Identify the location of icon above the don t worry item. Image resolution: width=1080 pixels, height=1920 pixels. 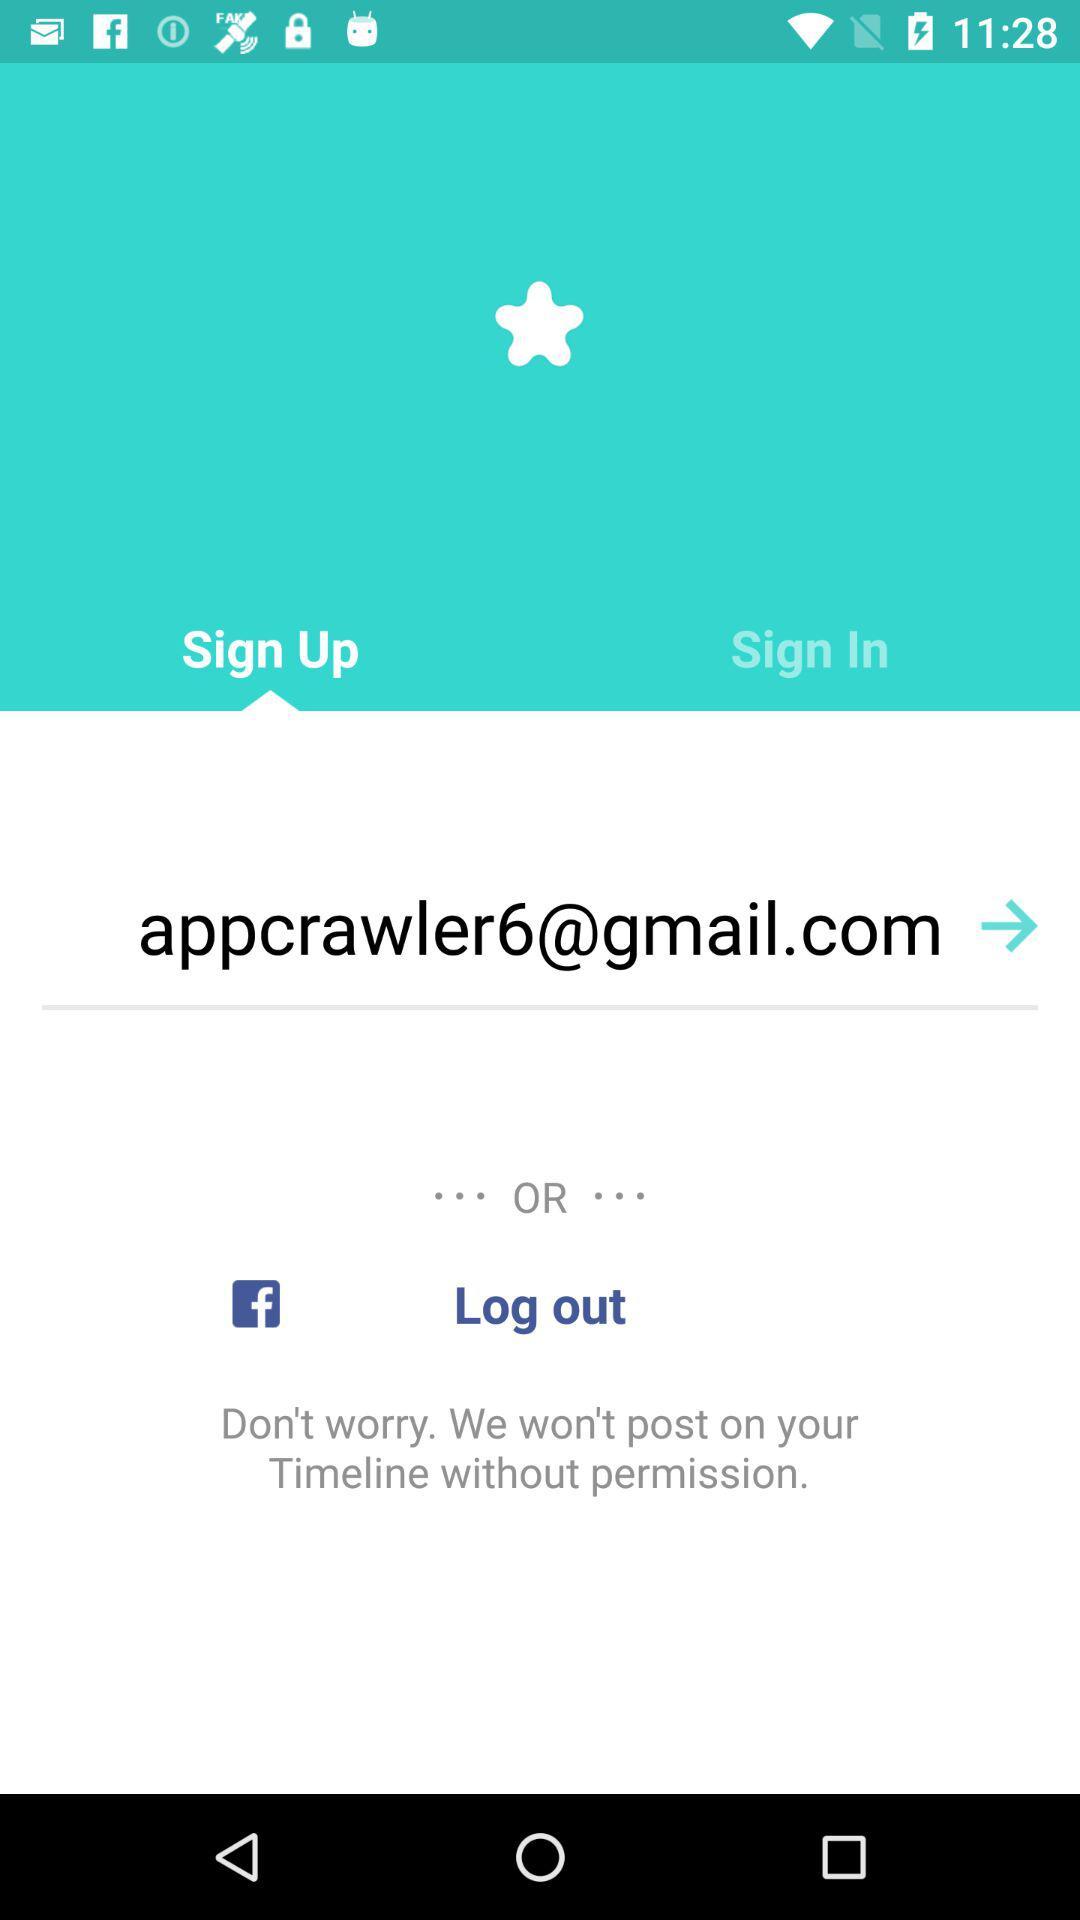
(540, 1303).